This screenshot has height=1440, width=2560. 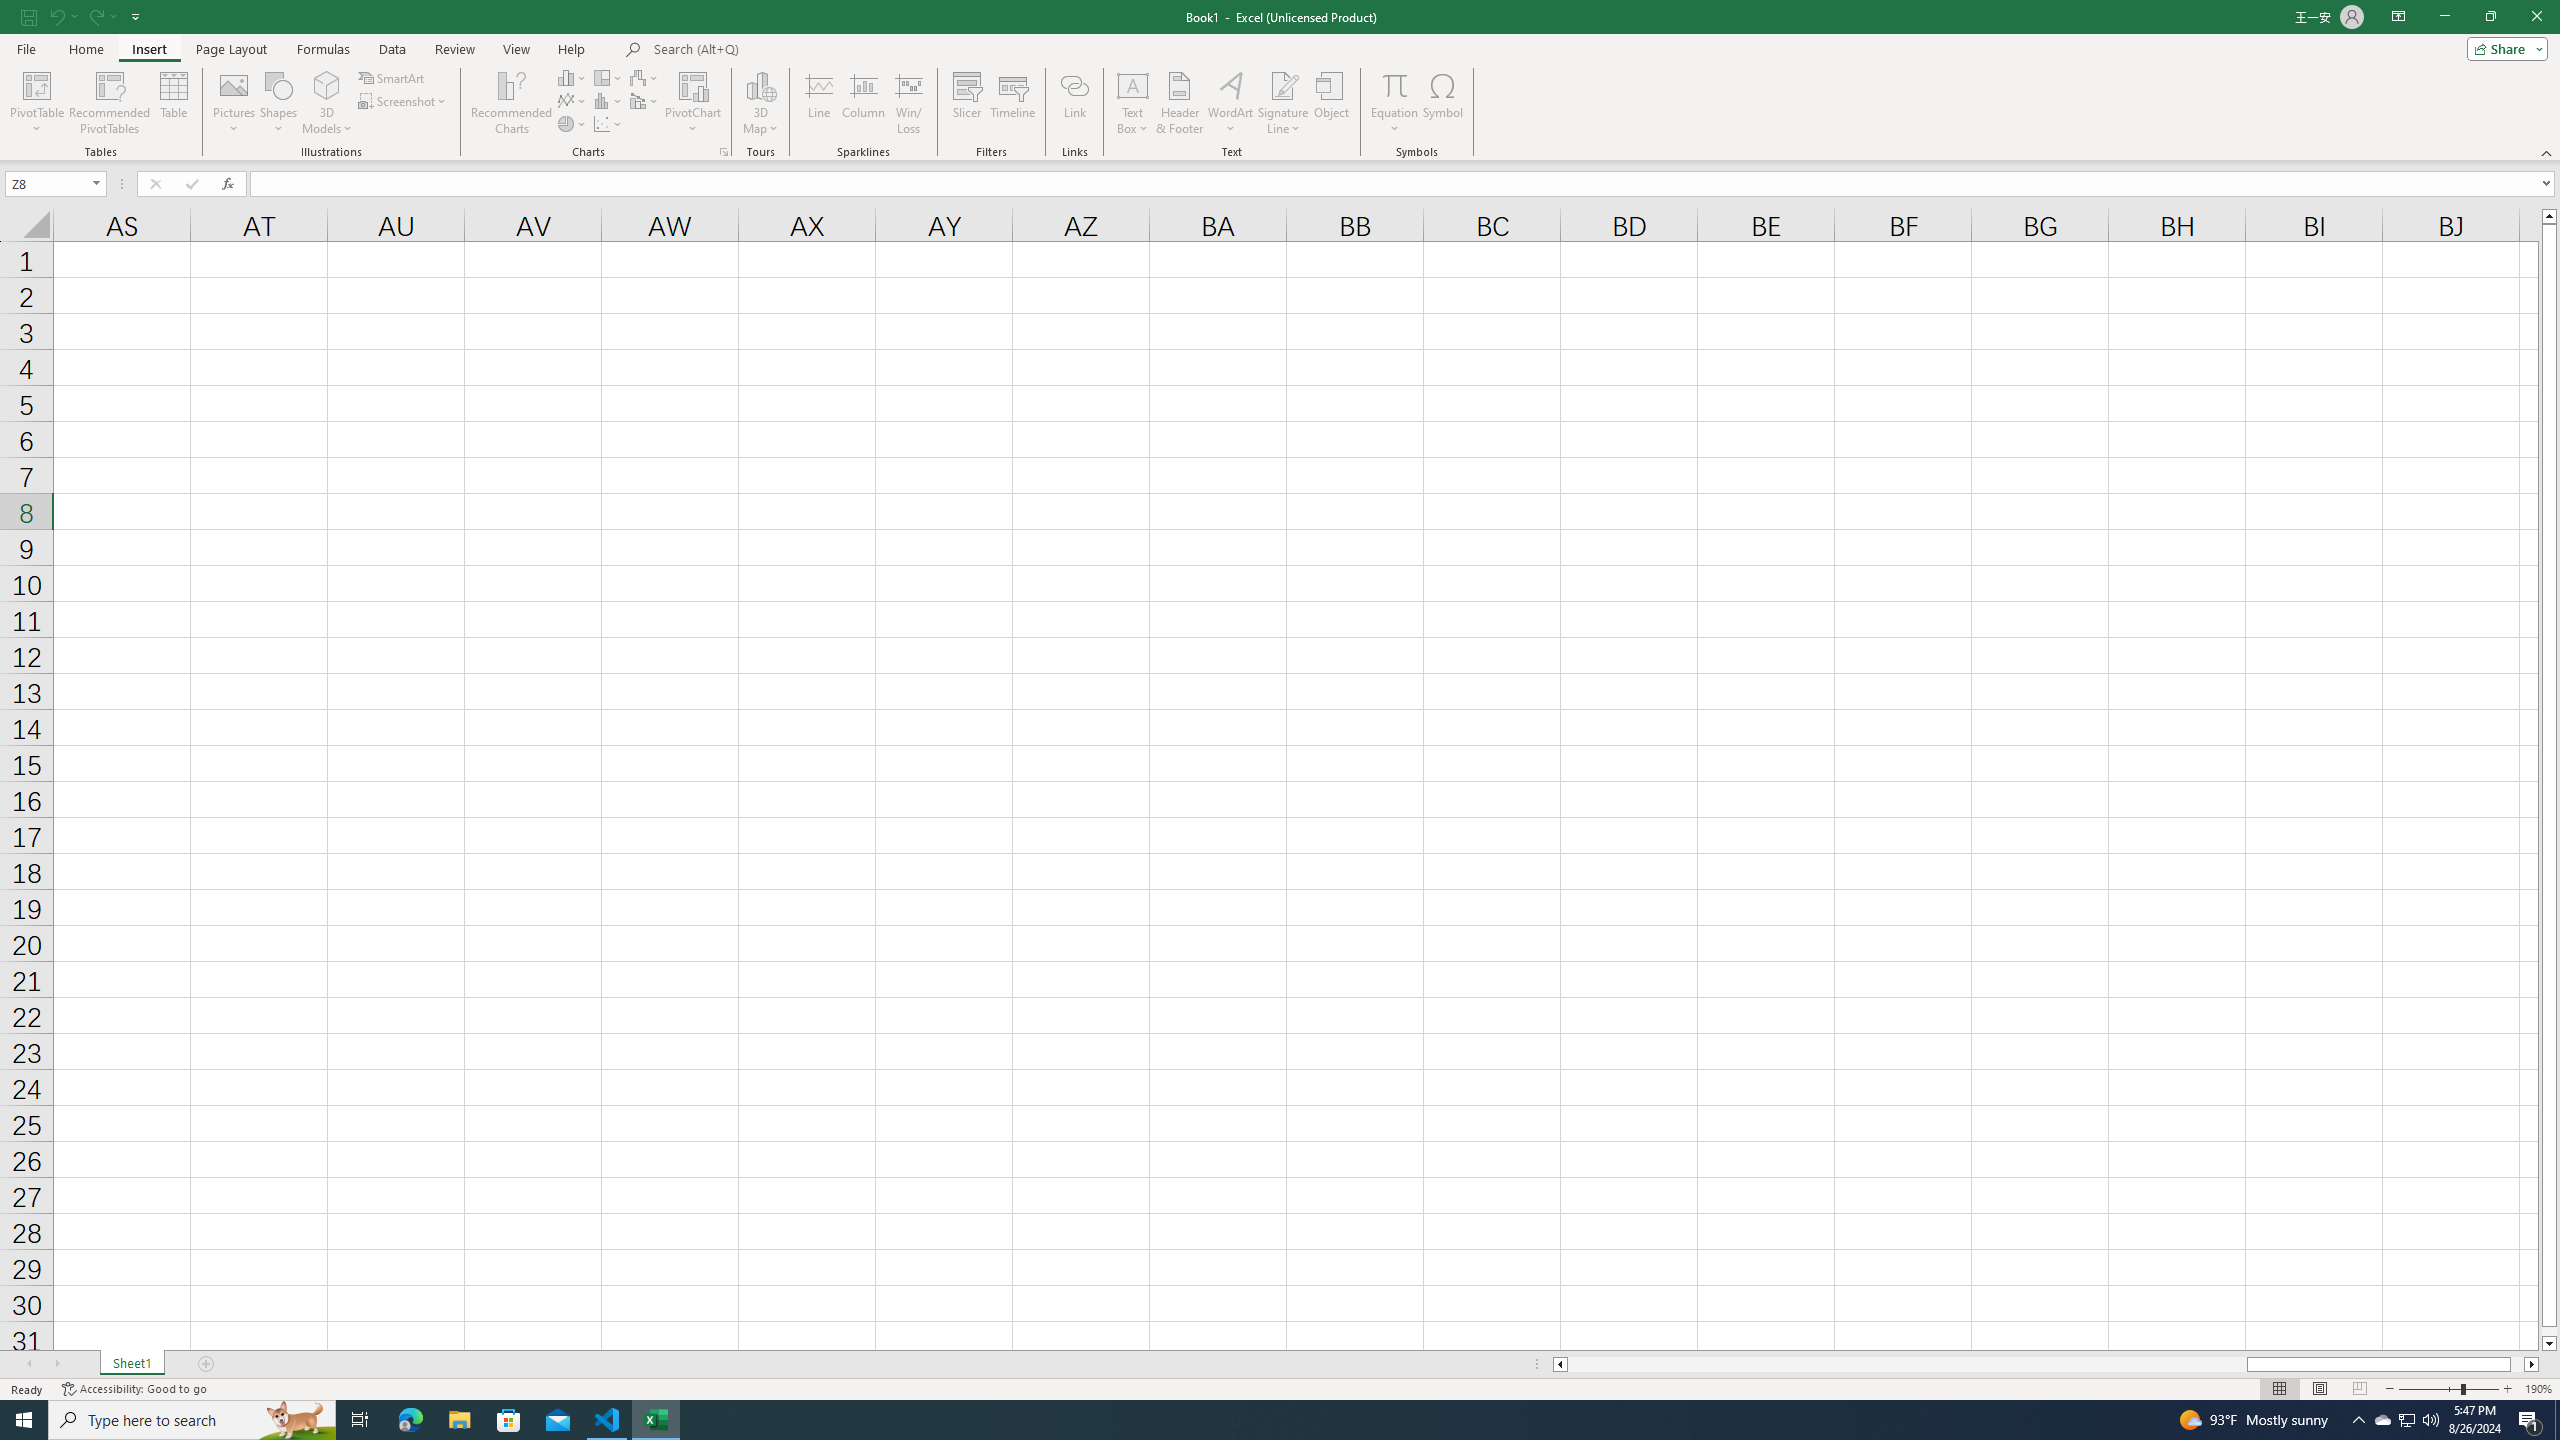 I want to click on 'Microsoft search', so click(x=791, y=49).